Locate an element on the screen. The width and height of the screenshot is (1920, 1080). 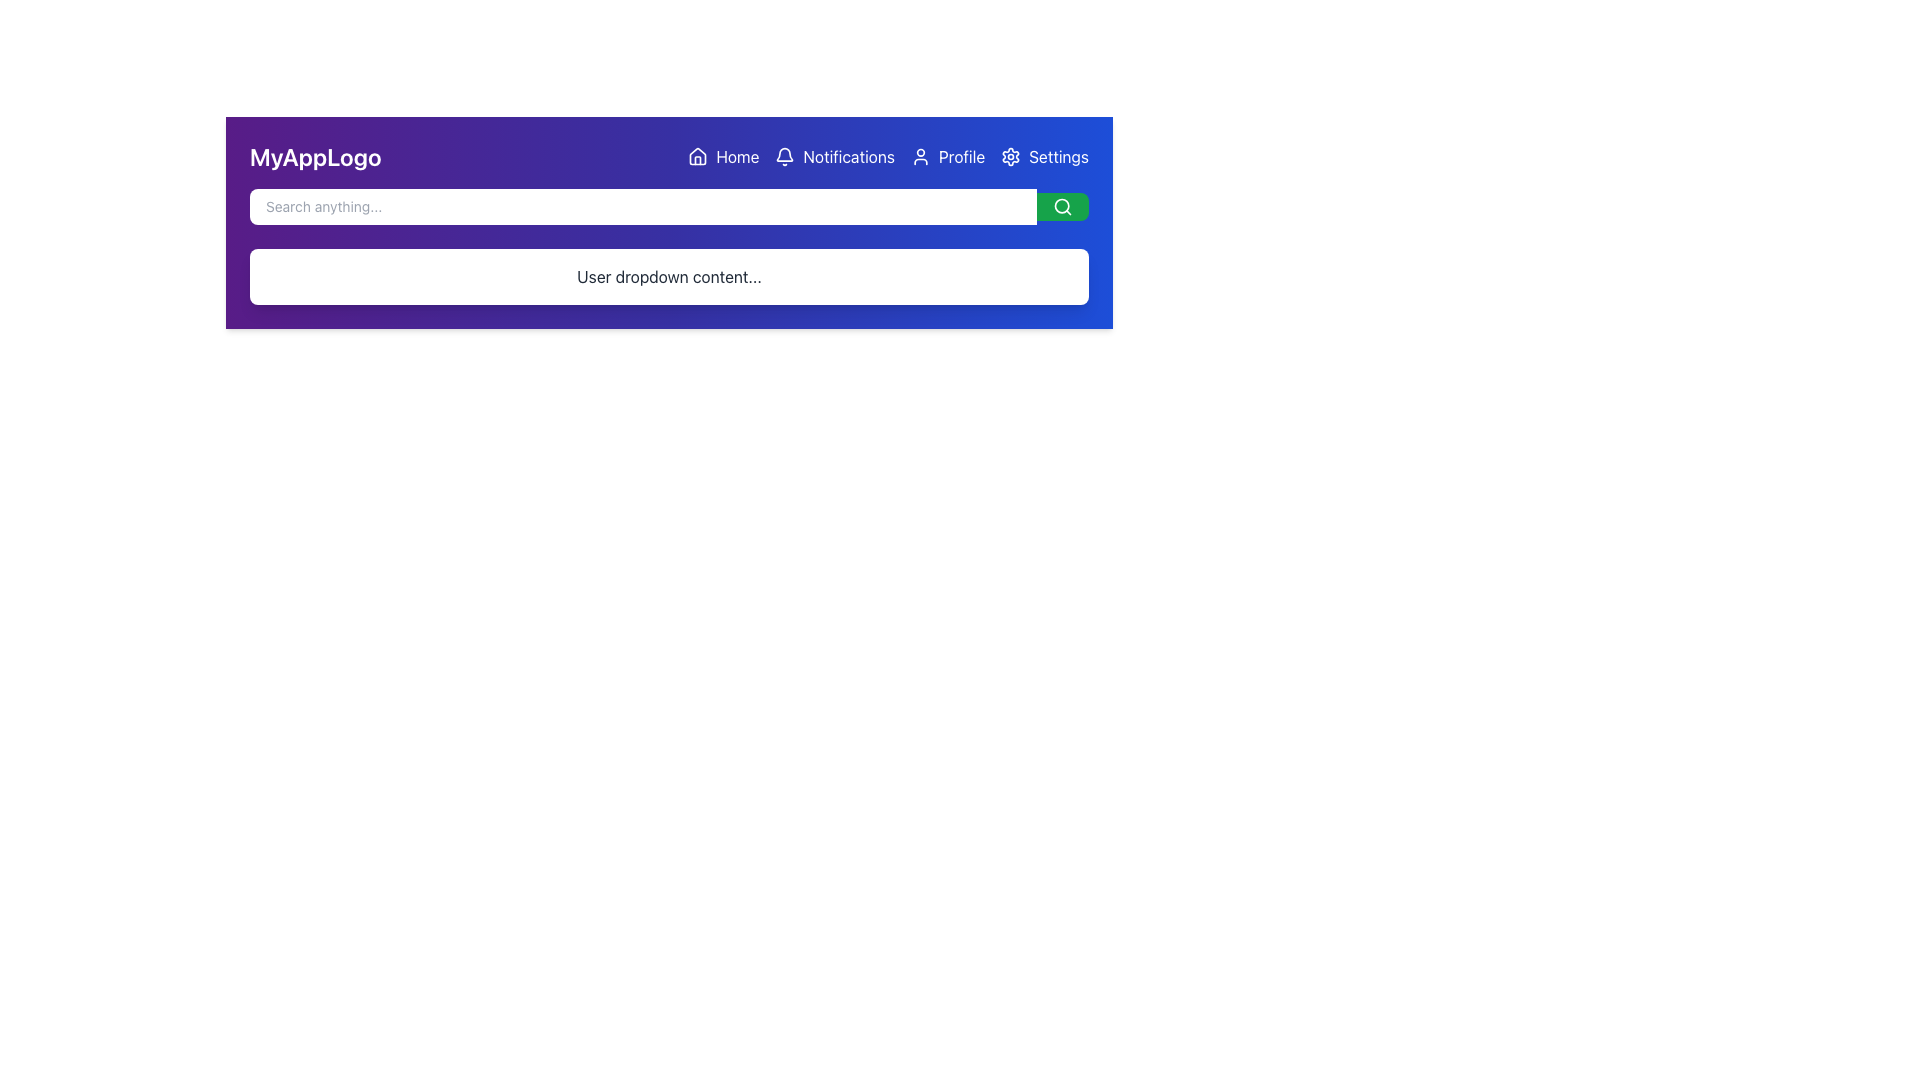
the search bar in the navigation header to type queries is located at coordinates (669, 223).